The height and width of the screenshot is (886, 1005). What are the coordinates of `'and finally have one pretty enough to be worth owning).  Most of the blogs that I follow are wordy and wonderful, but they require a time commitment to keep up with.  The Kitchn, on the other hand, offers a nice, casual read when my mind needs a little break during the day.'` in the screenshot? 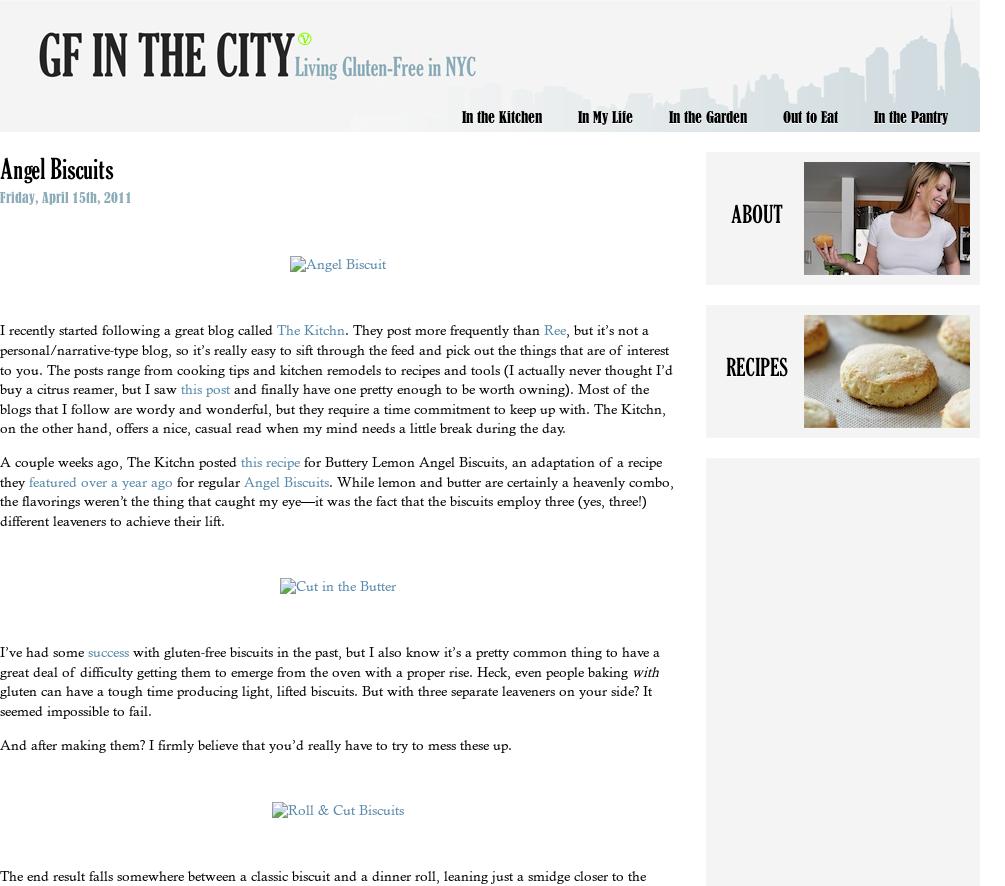 It's located at (331, 407).